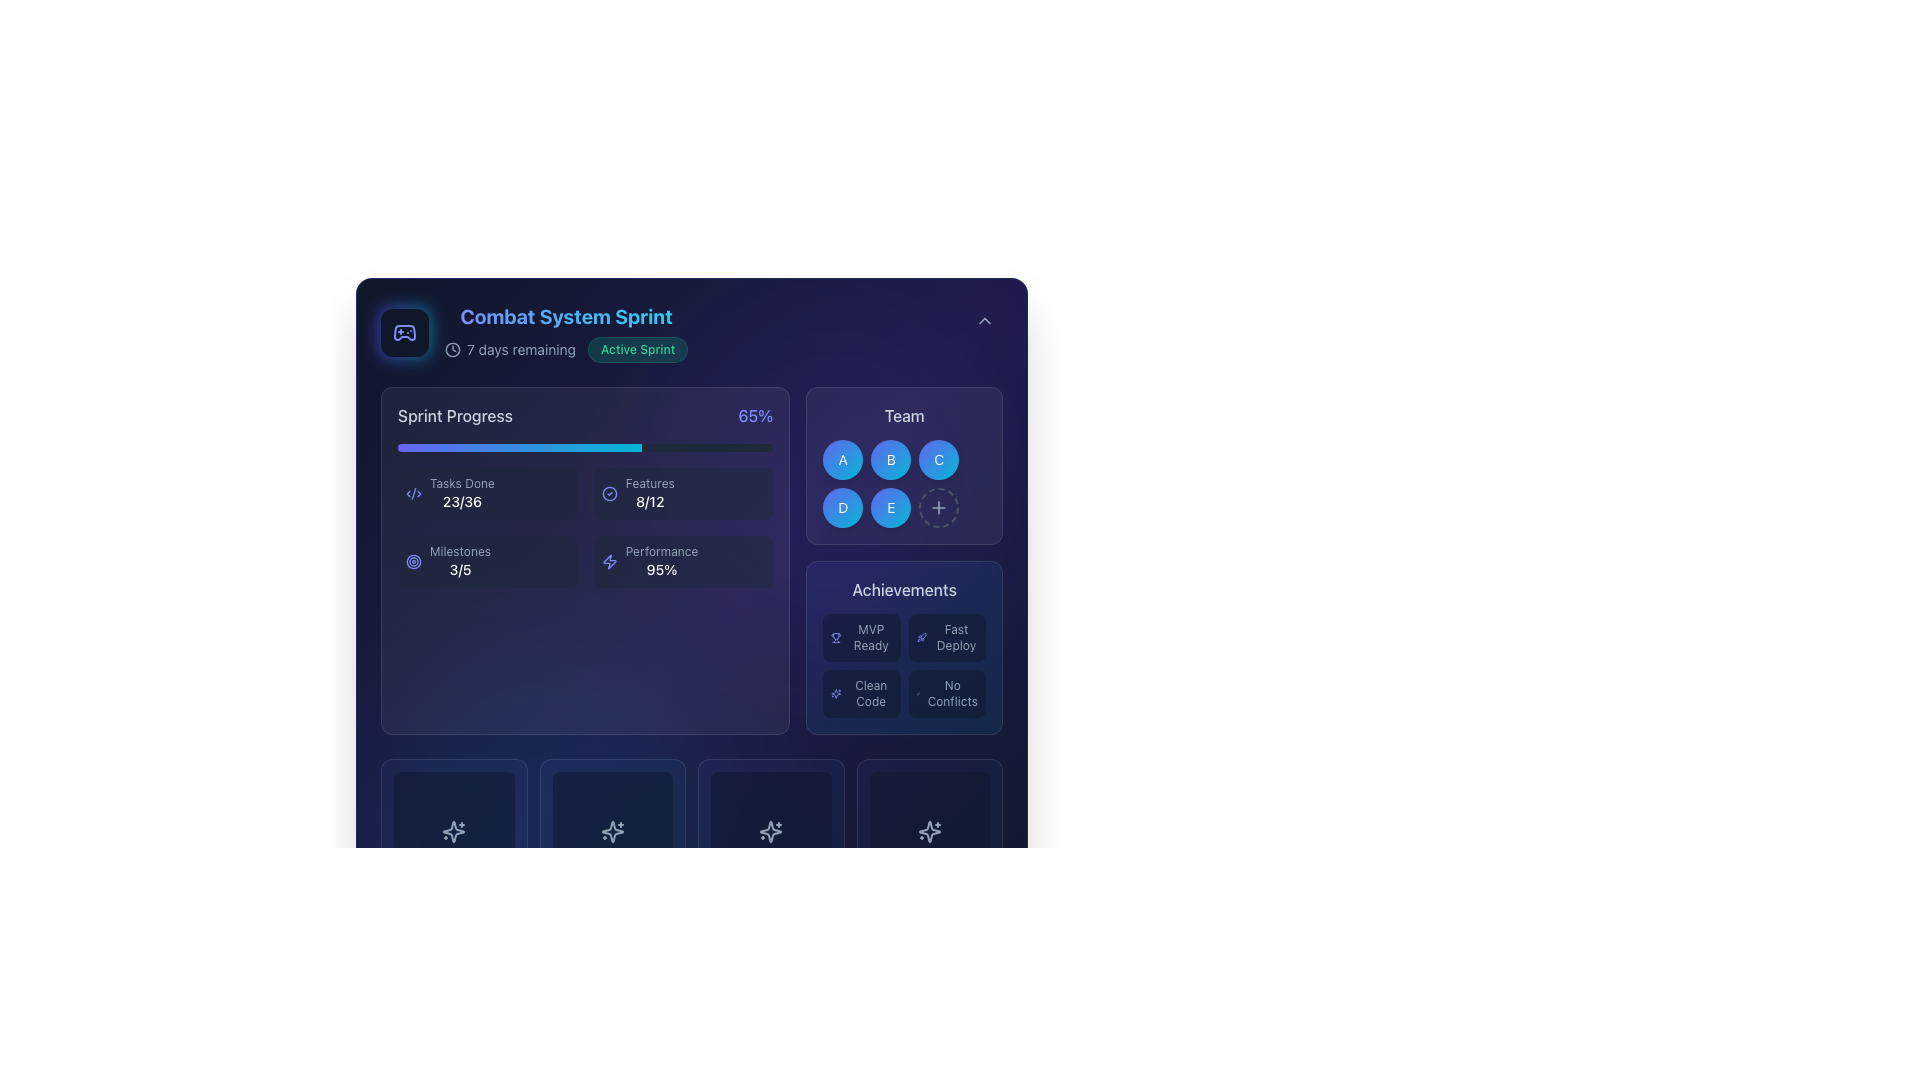 The height and width of the screenshot is (1080, 1920). I want to click on inner circle of the checkmark icon in the 'Combat System Sprint' header section using developer tools, so click(608, 493).